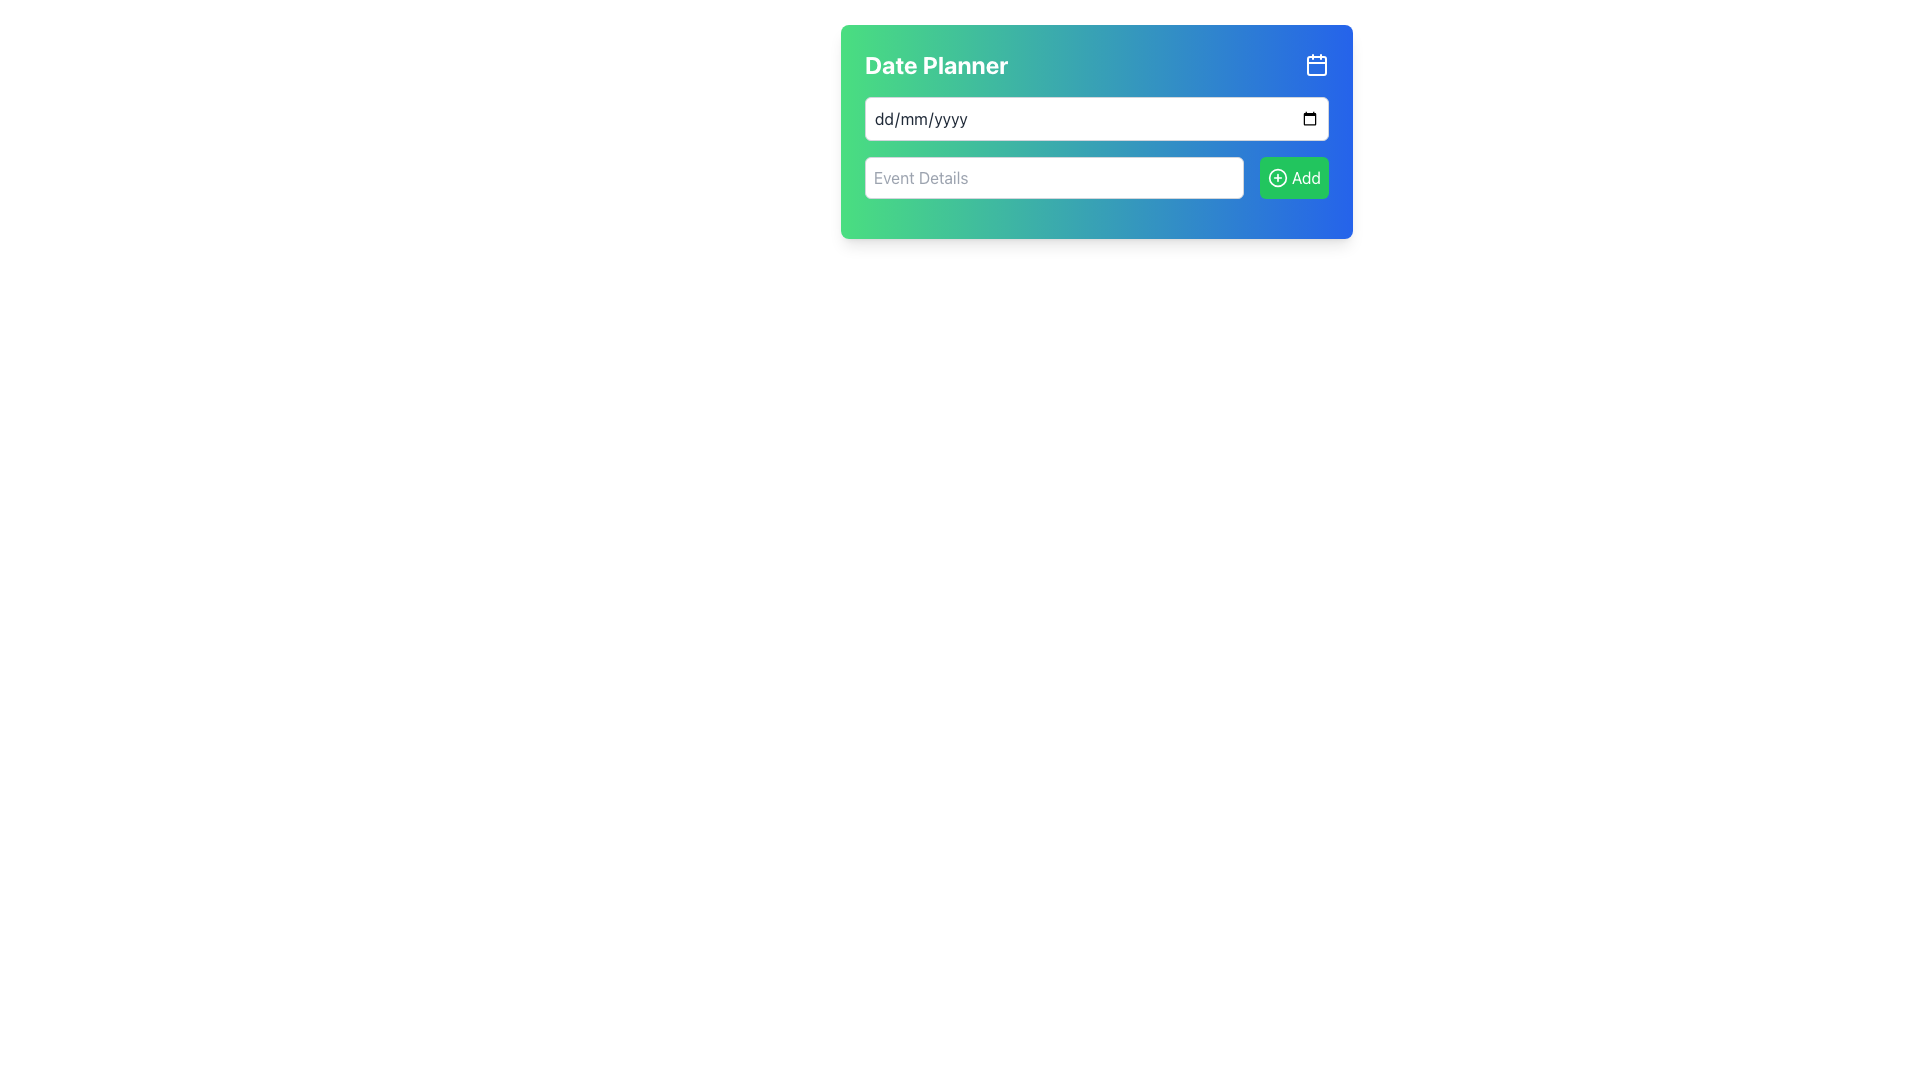 This screenshot has height=1080, width=1920. What do you see at coordinates (1316, 64) in the screenshot?
I see `keyboard navigation` at bounding box center [1316, 64].